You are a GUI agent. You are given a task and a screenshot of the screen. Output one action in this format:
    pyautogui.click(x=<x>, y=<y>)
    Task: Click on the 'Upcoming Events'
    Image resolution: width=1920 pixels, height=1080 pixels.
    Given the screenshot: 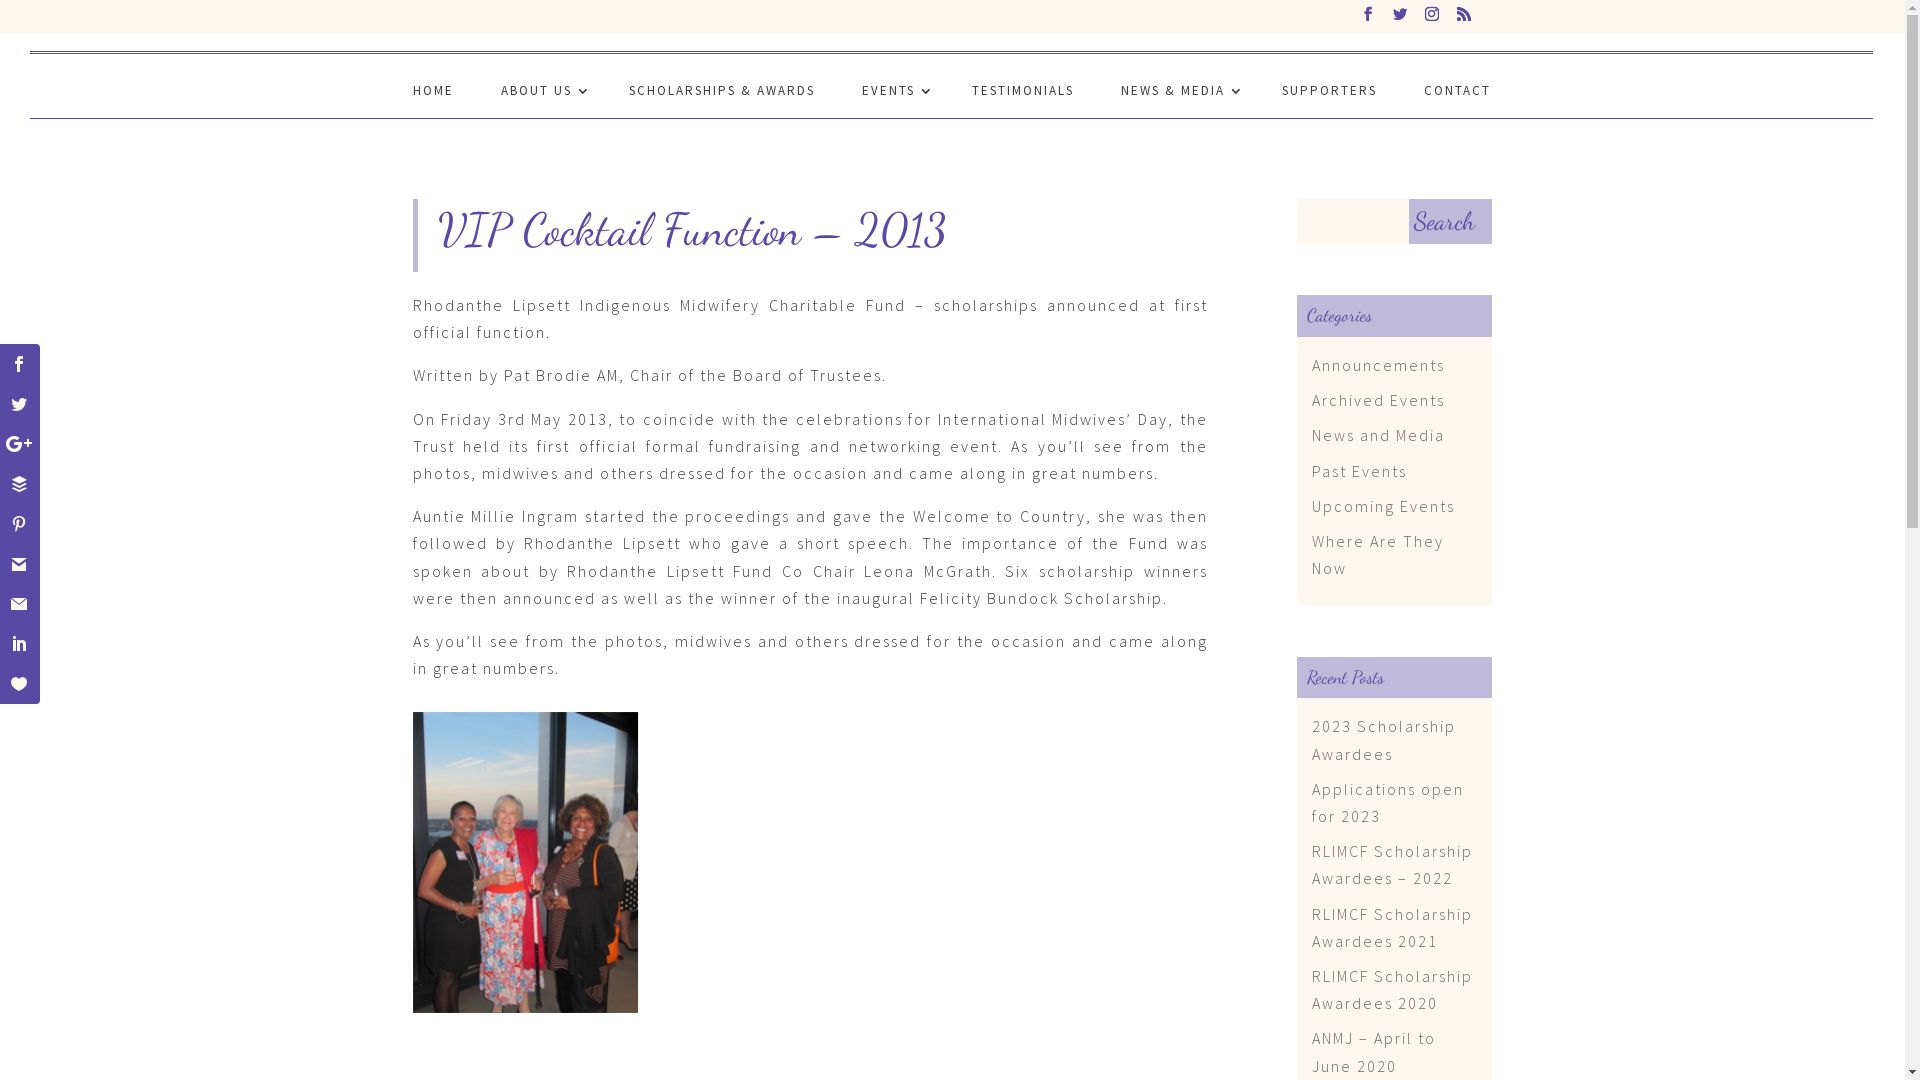 What is the action you would take?
    pyautogui.click(x=1382, y=504)
    